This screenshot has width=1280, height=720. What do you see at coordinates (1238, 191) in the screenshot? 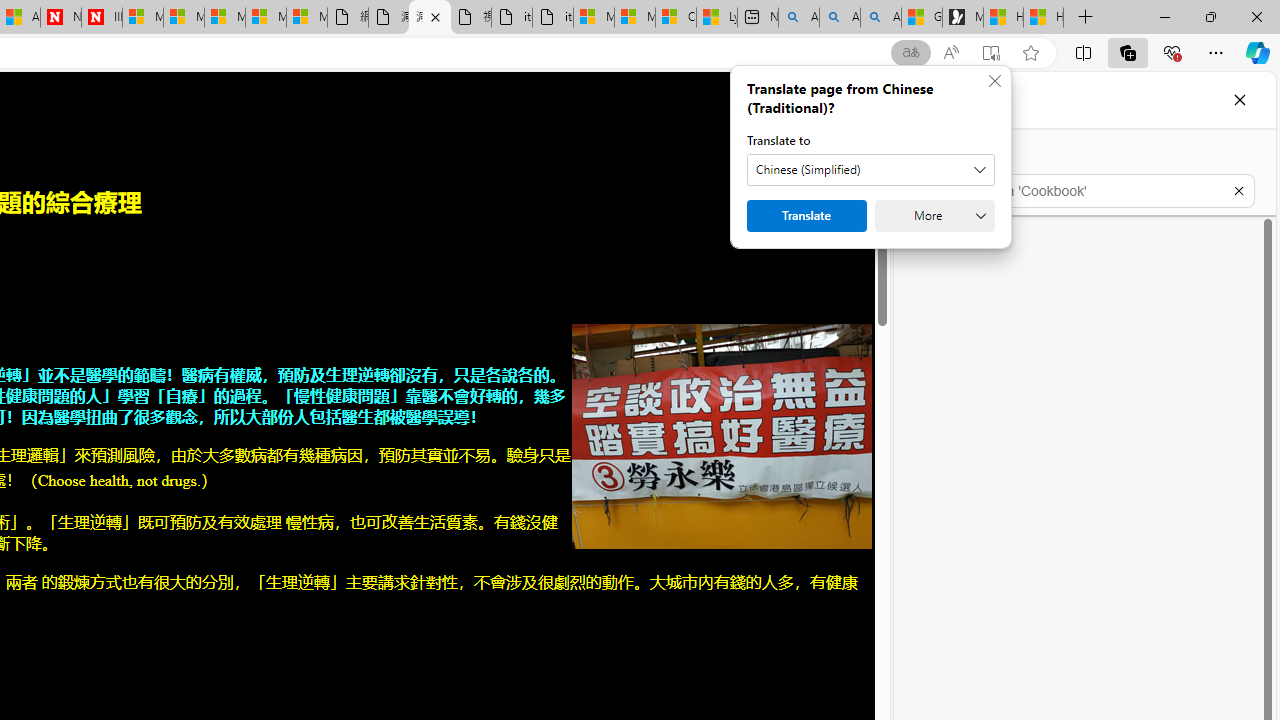
I see `'Exit search'` at bounding box center [1238, 191].